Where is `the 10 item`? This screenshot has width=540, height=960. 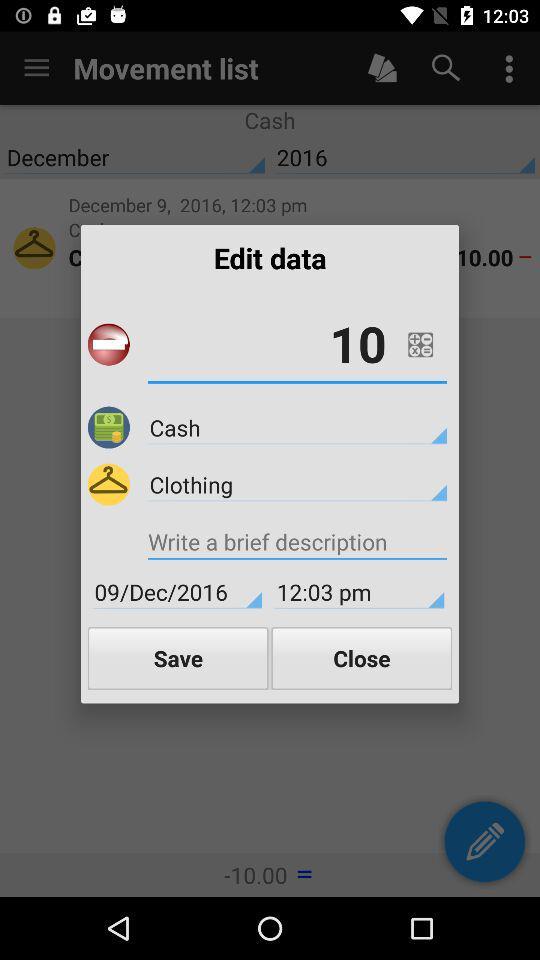 the 10 item is located at coordinates (296, 344).